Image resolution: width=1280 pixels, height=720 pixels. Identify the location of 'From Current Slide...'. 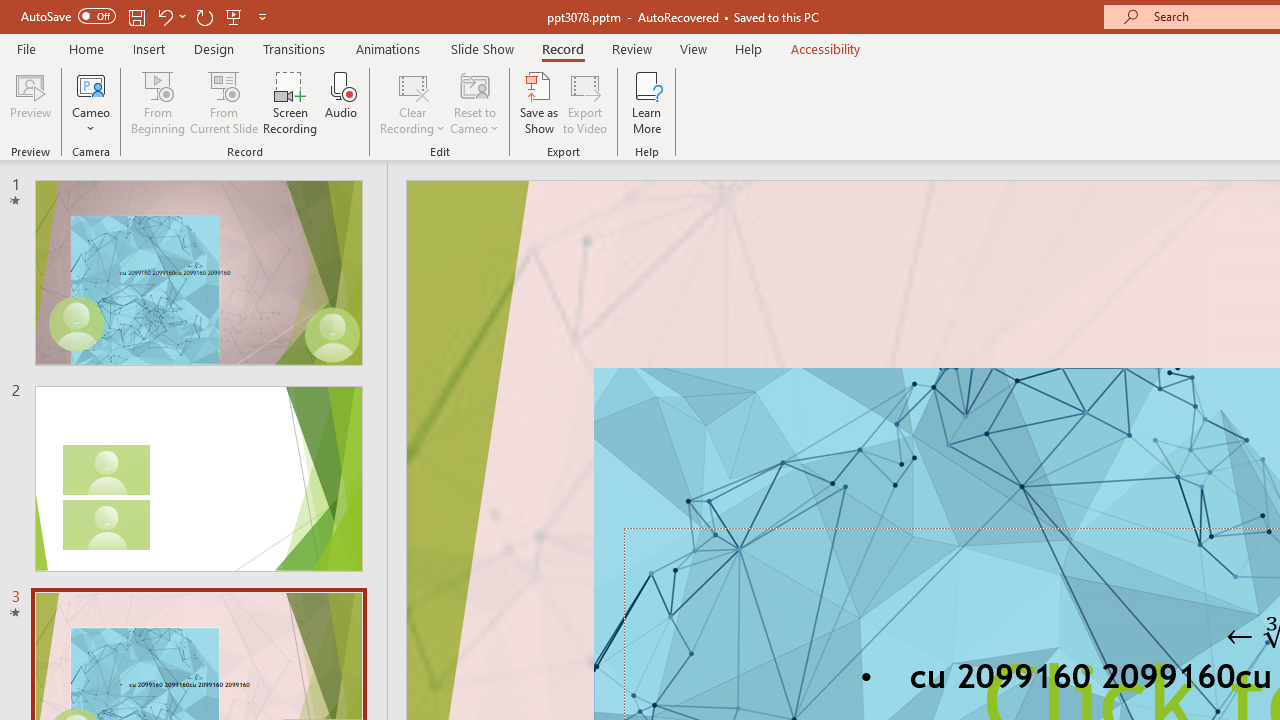
(224, 103).